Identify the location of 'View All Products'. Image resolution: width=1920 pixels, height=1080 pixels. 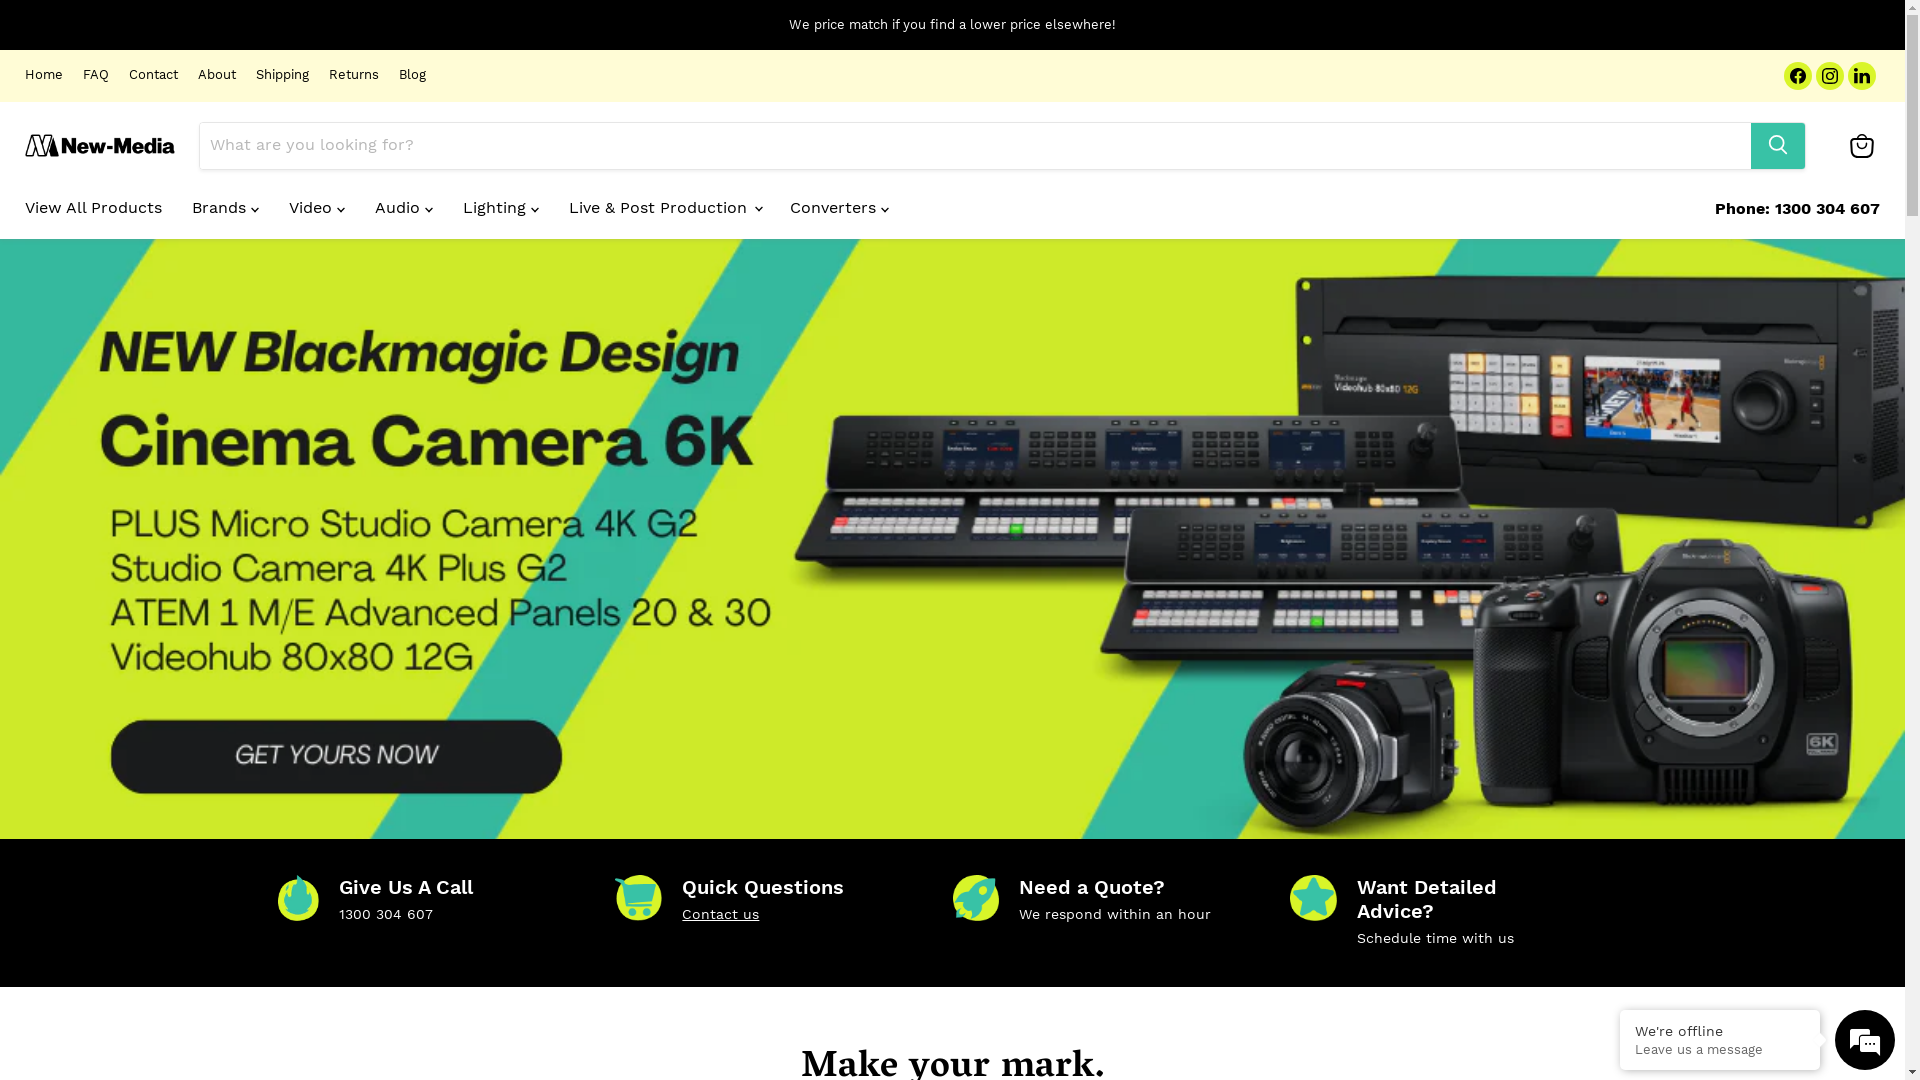
(92, 207).